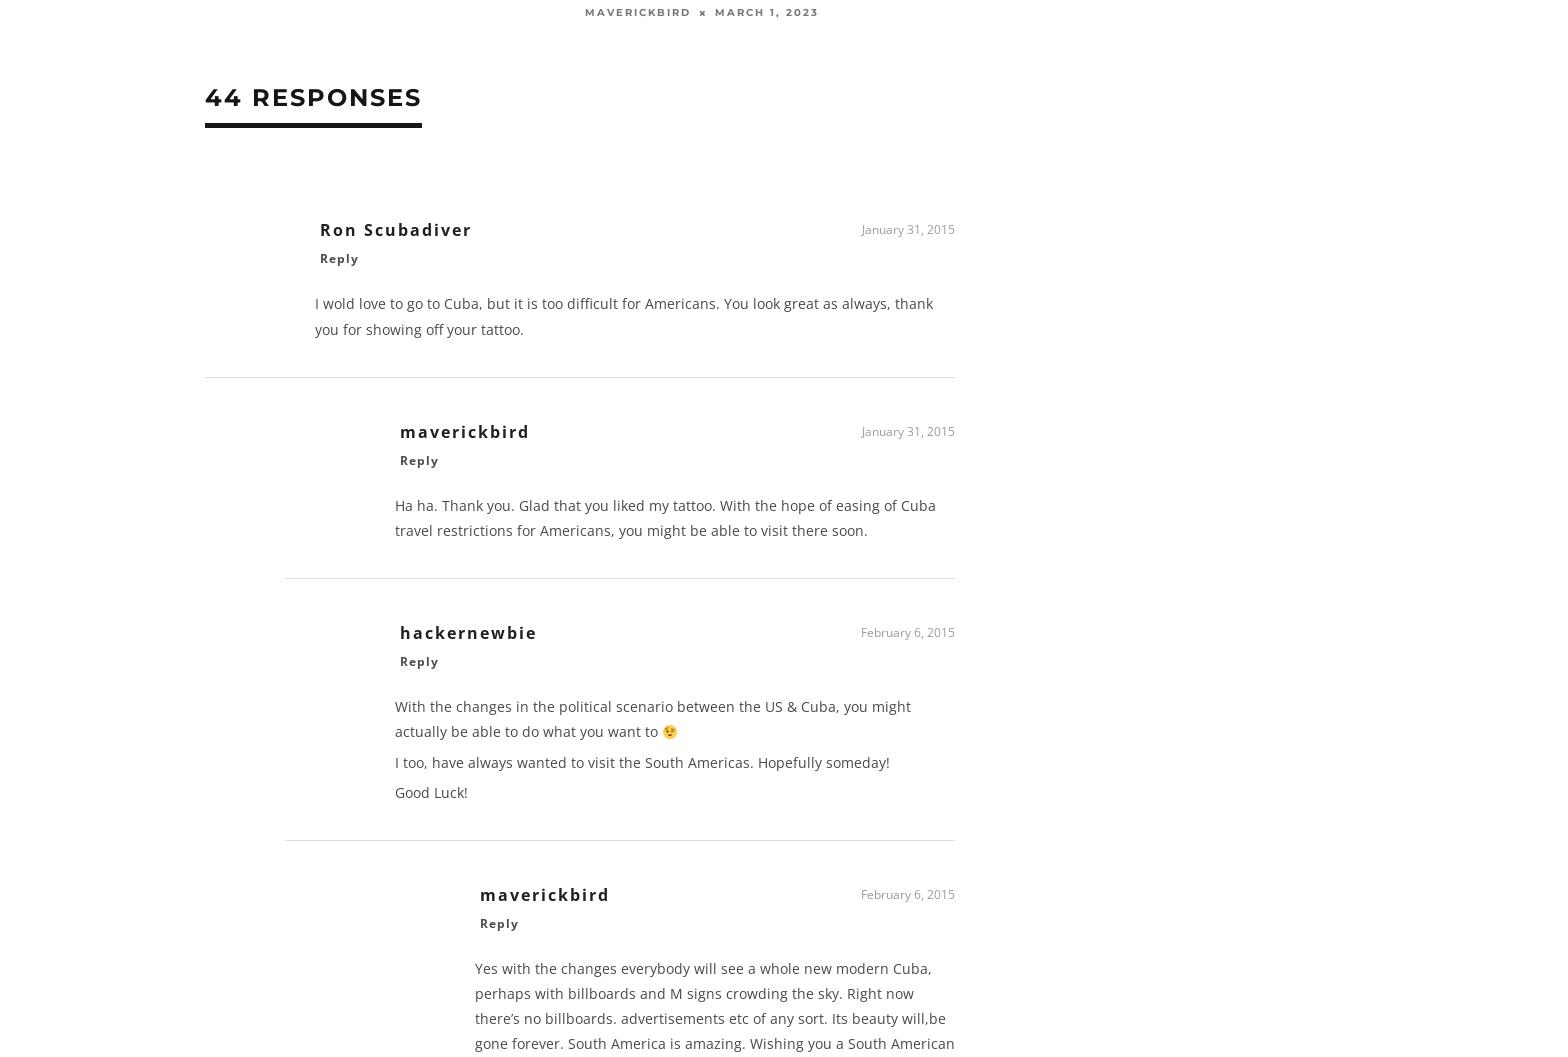 The height and width of the screenshot is (1057, 1568). What do you see at coordinates (320, 235) in the screenshot?
I see `'Ron Scubadiver'` at bounding box center [320, 235].